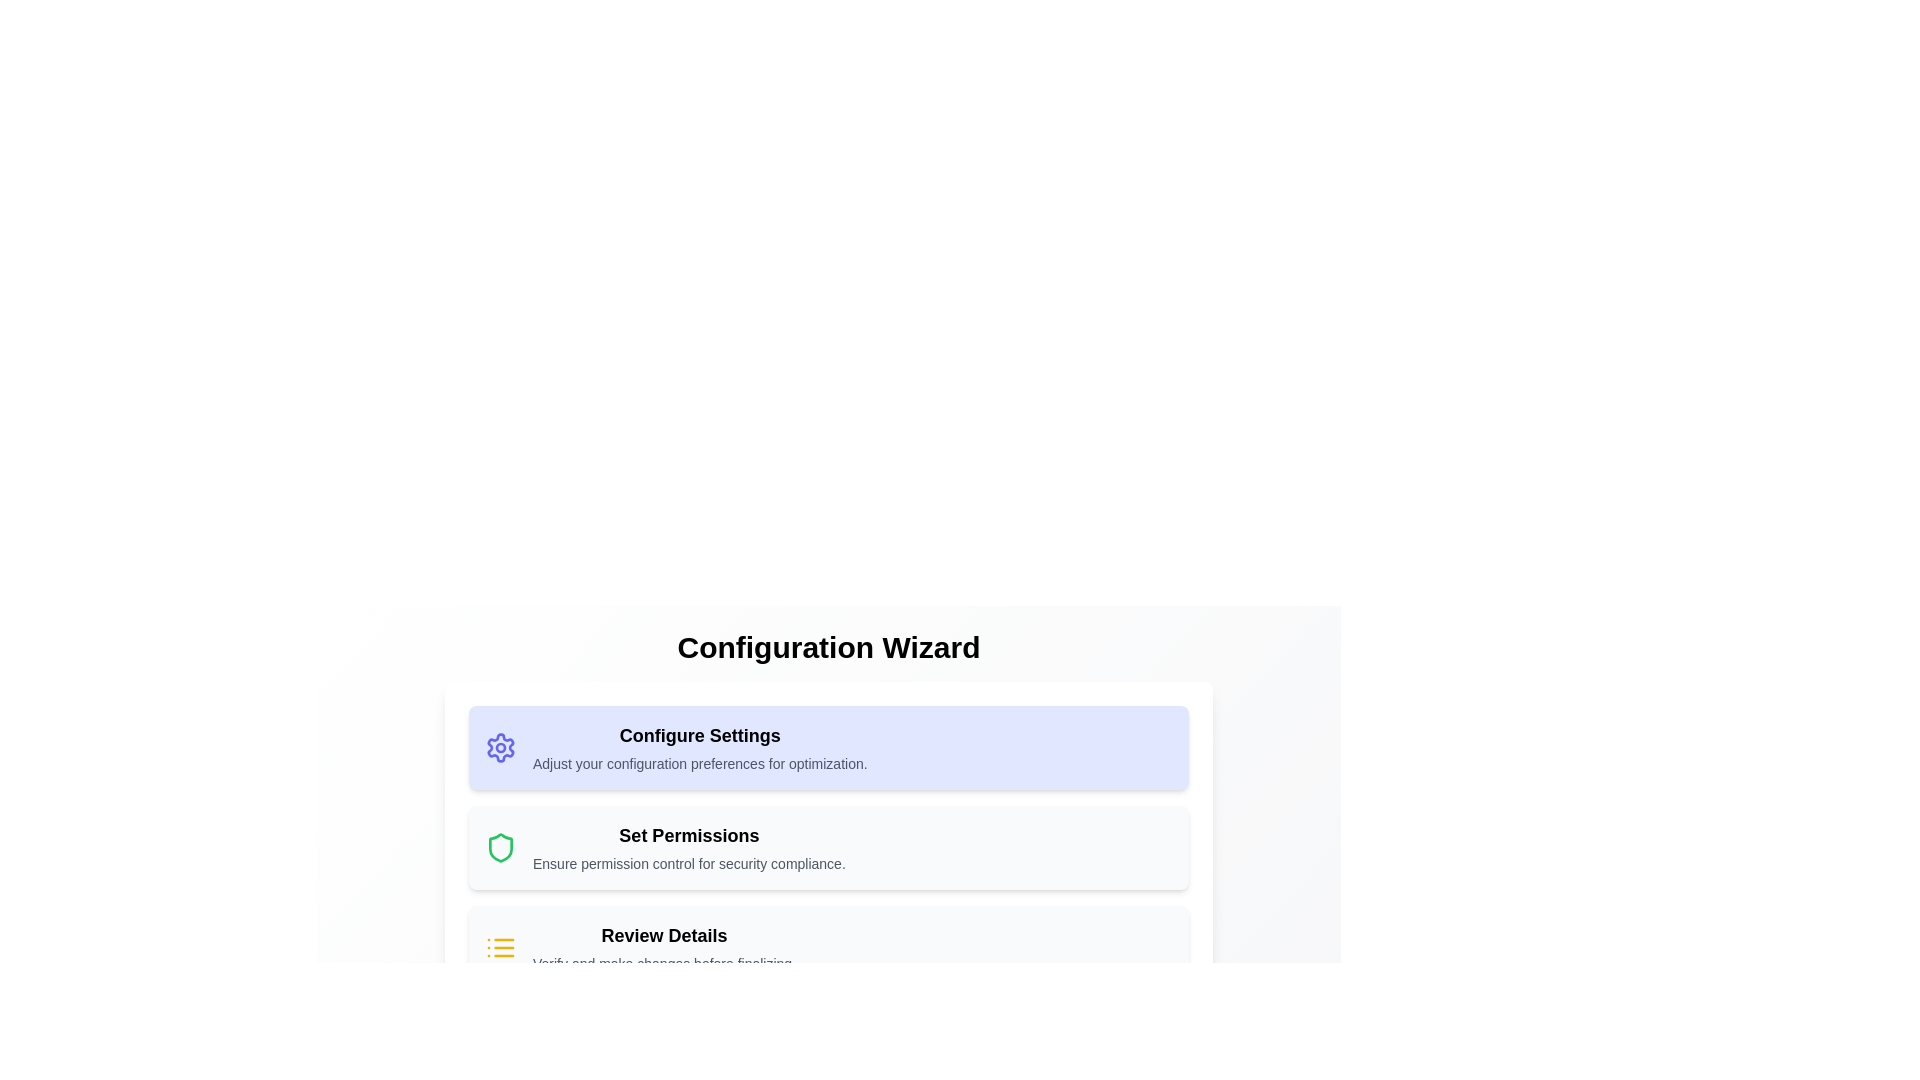 This screenshot has height=1080, width=1920. What do you see at coordinates (700, 736) in the screenshot?
I see `header text of the configuration section label located in the first card below the title 'Configuration Wizard'` at bounding box center [700, 736].